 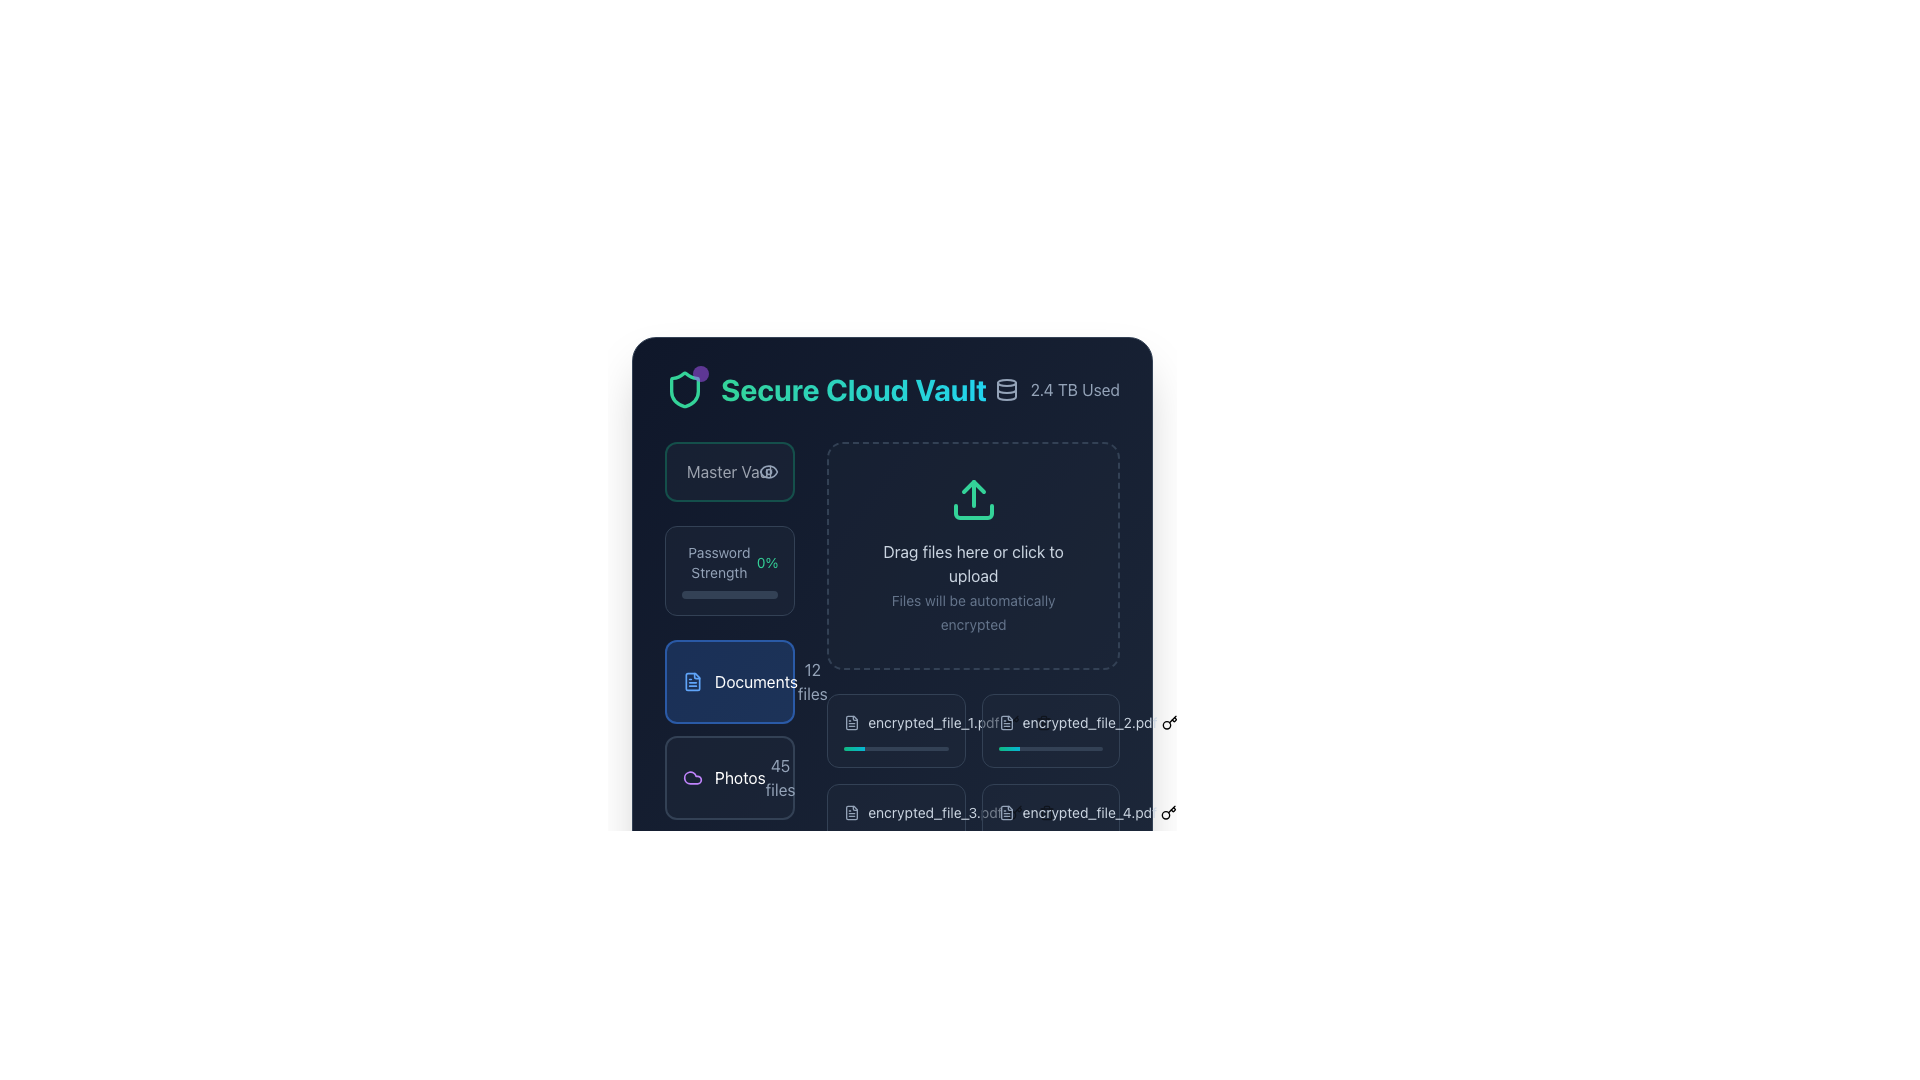 What do you see at coordinates (895, 731) in the screenshot?
I see `the file card representing 'encrypted_file_1.pdf' located in the first row, first column of the grid under the 'Documents' section` at bounding box center [895, 731].